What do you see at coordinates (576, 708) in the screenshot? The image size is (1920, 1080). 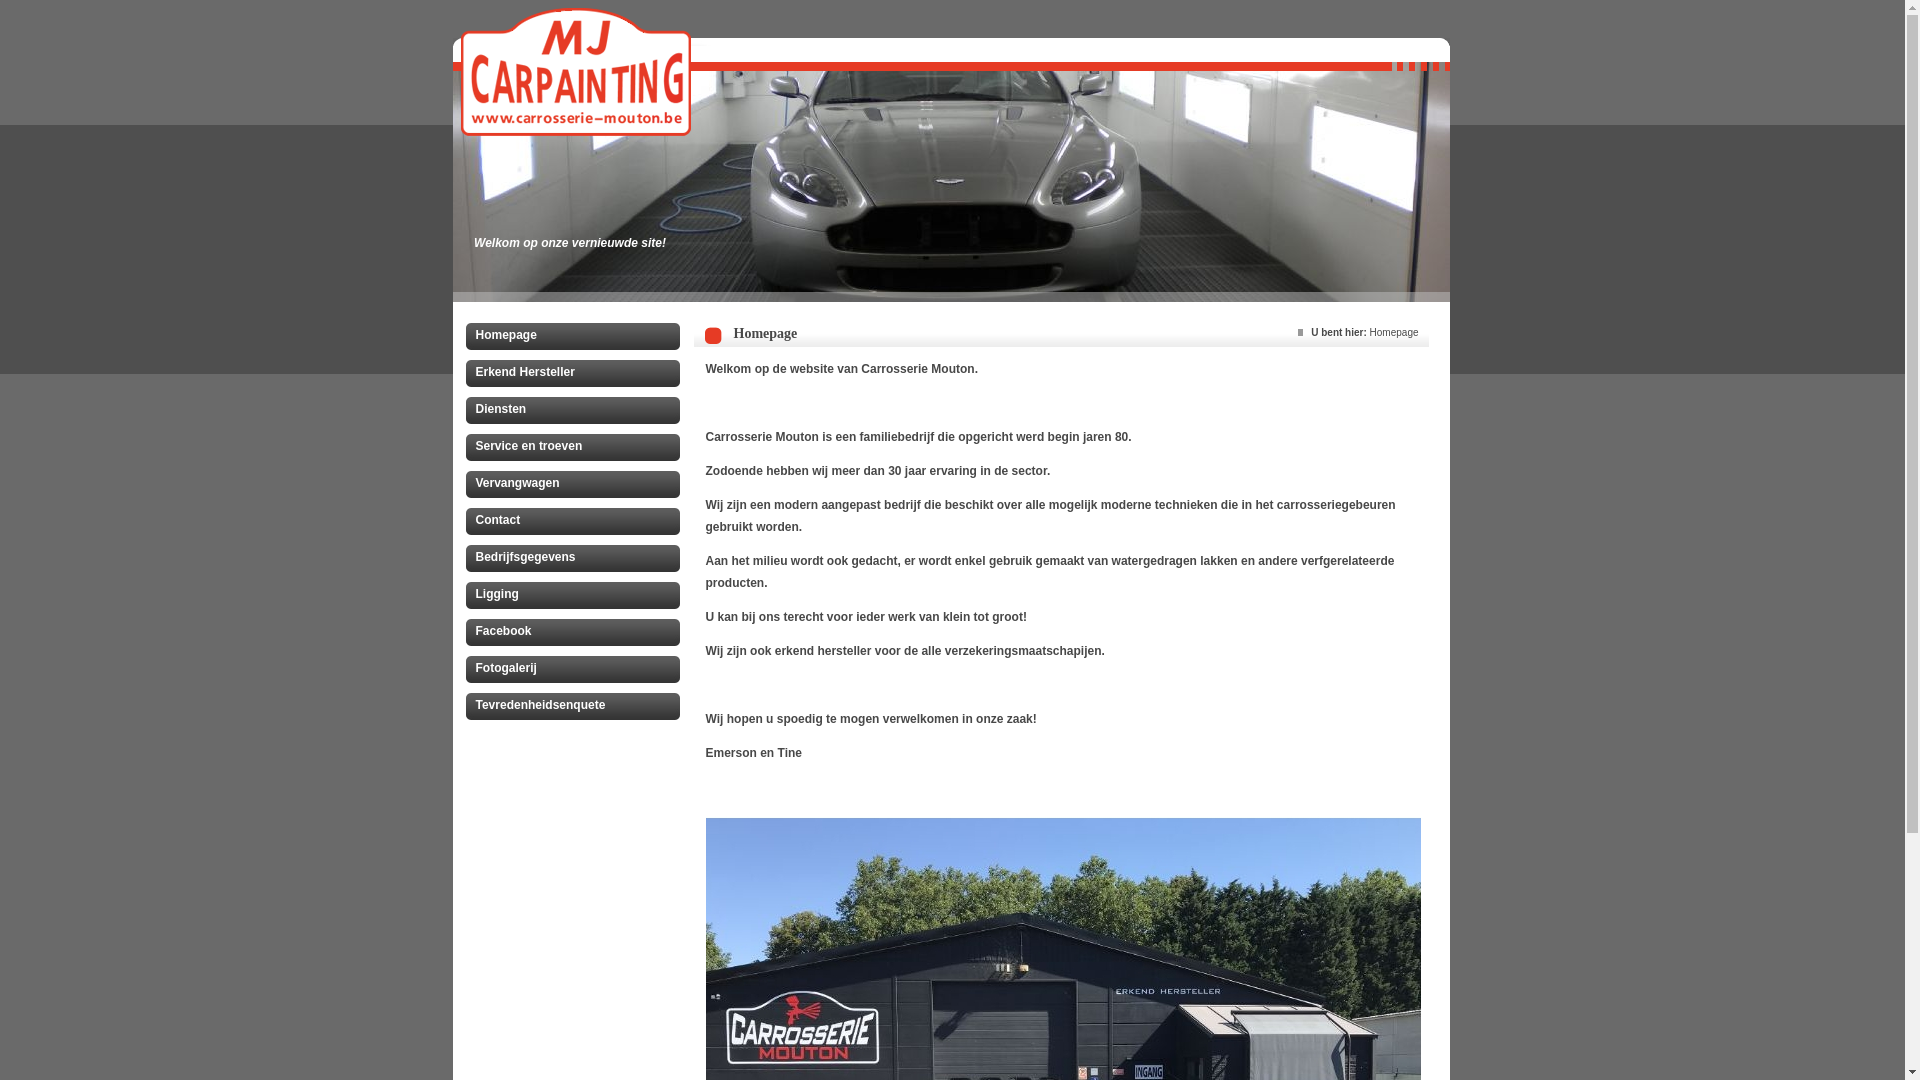 I see `'Tevredenheidsenquete'` at bounding box center [576, 708].